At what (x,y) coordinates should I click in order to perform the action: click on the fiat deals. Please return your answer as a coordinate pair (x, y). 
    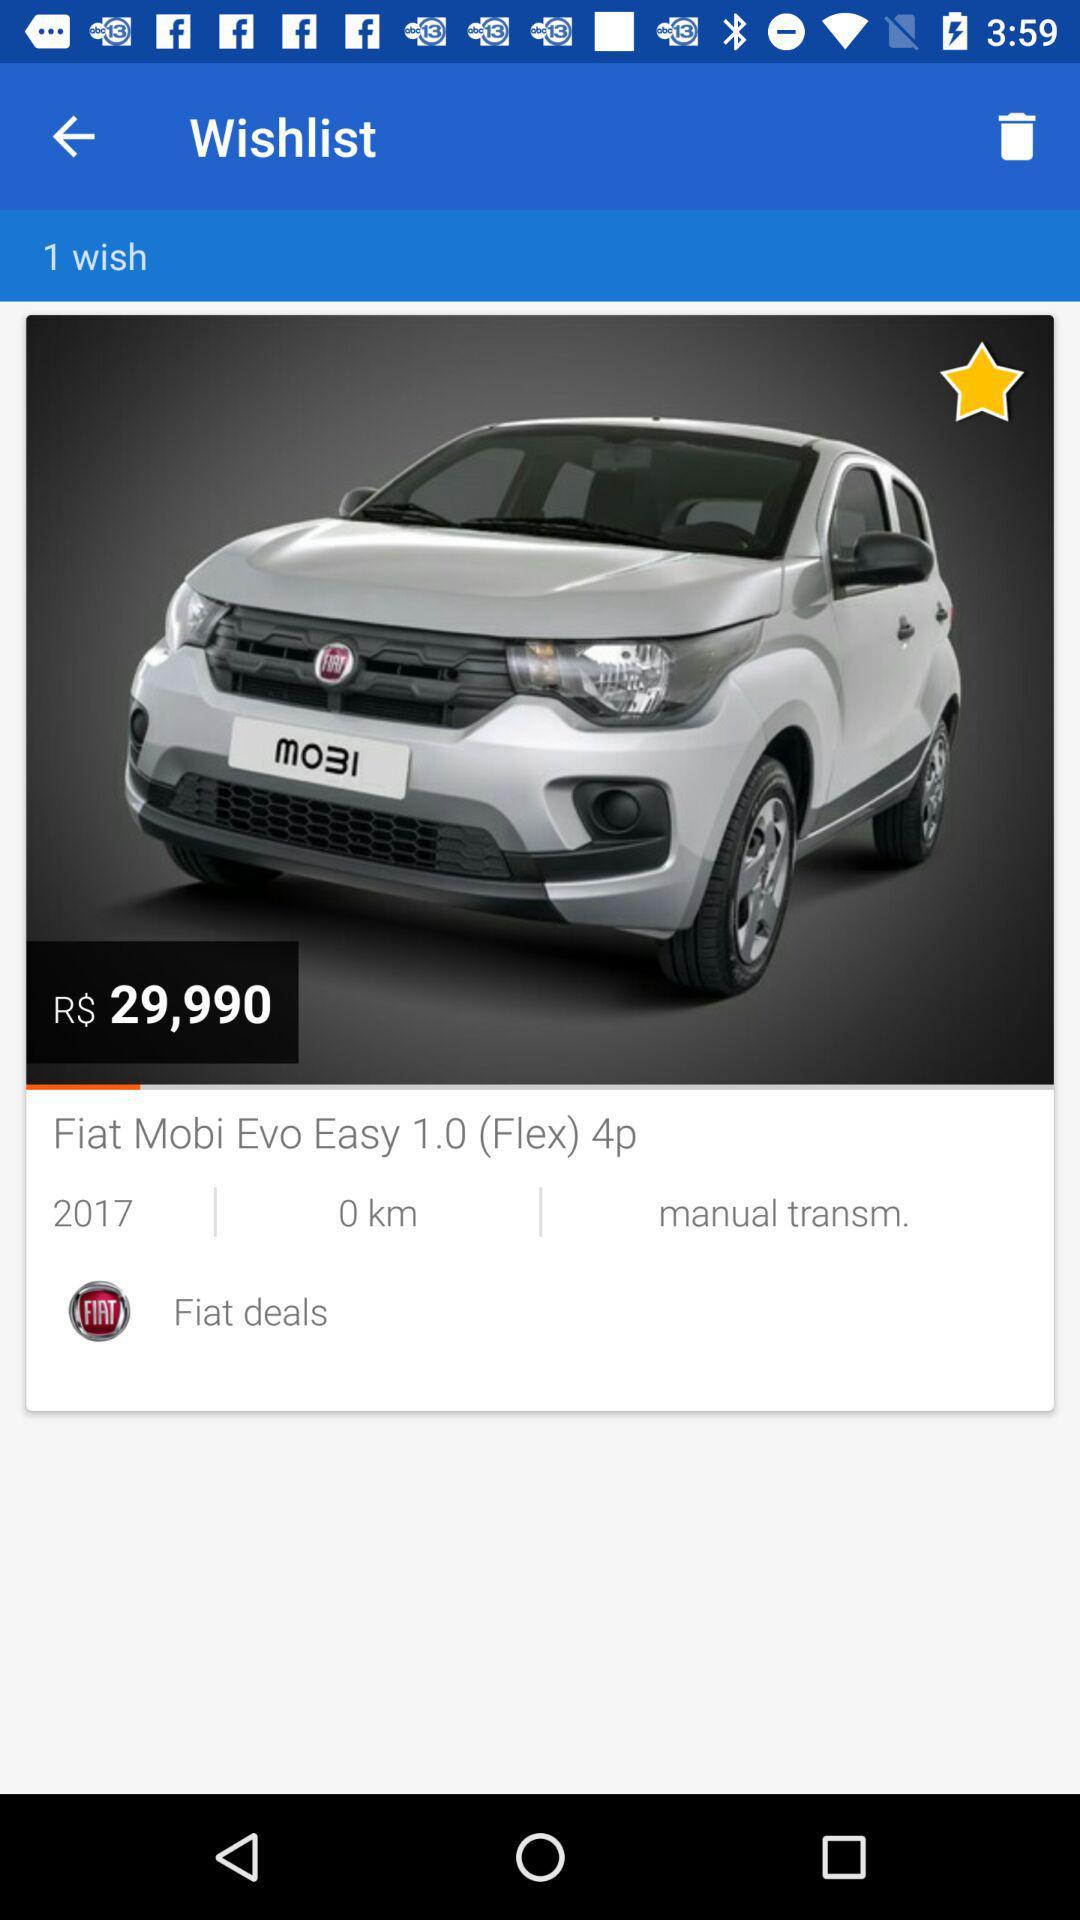
    Looking at the image, I should click on (599, 1310).